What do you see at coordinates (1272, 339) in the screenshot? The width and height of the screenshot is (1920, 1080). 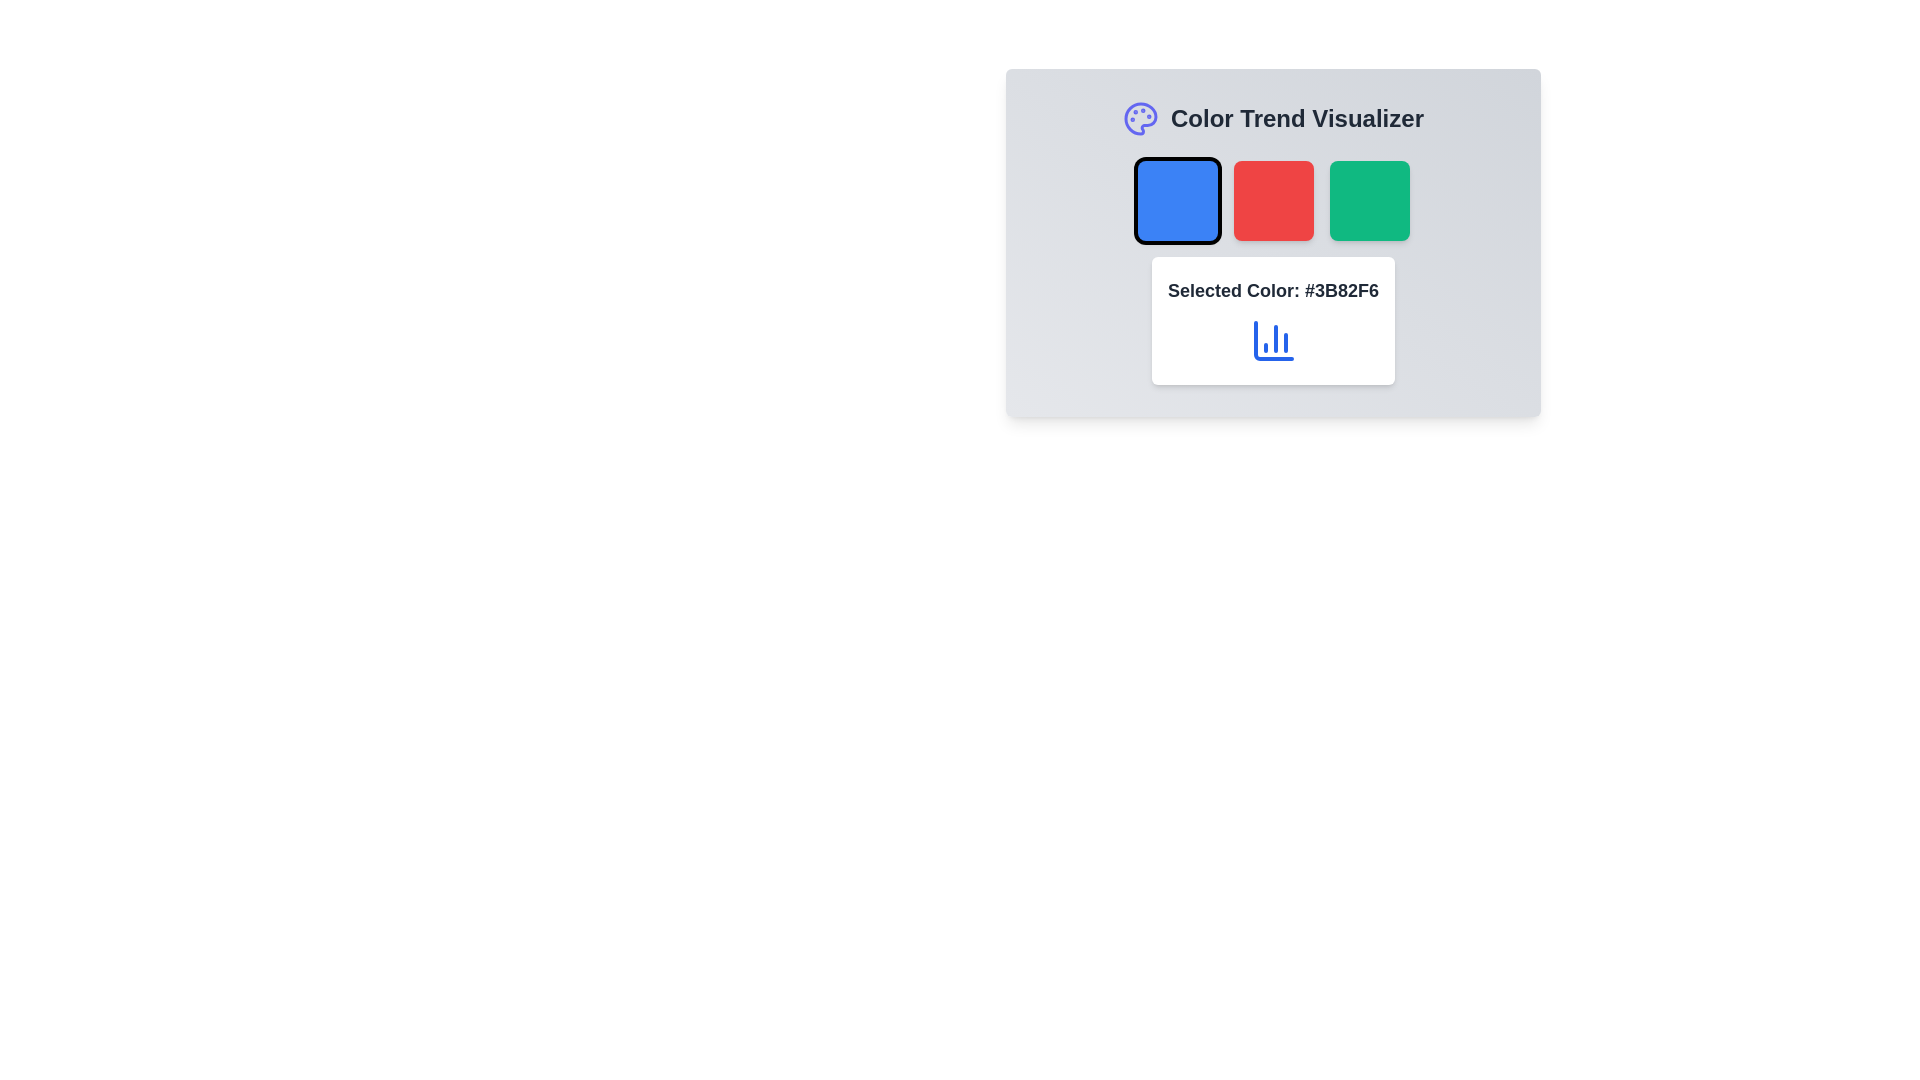 I see `the stylized graphical shape resembling a bar chart, which is part of a compact graphical icon located within a white card under the 'Selected Color' text` at bounding box center [1272, 339].